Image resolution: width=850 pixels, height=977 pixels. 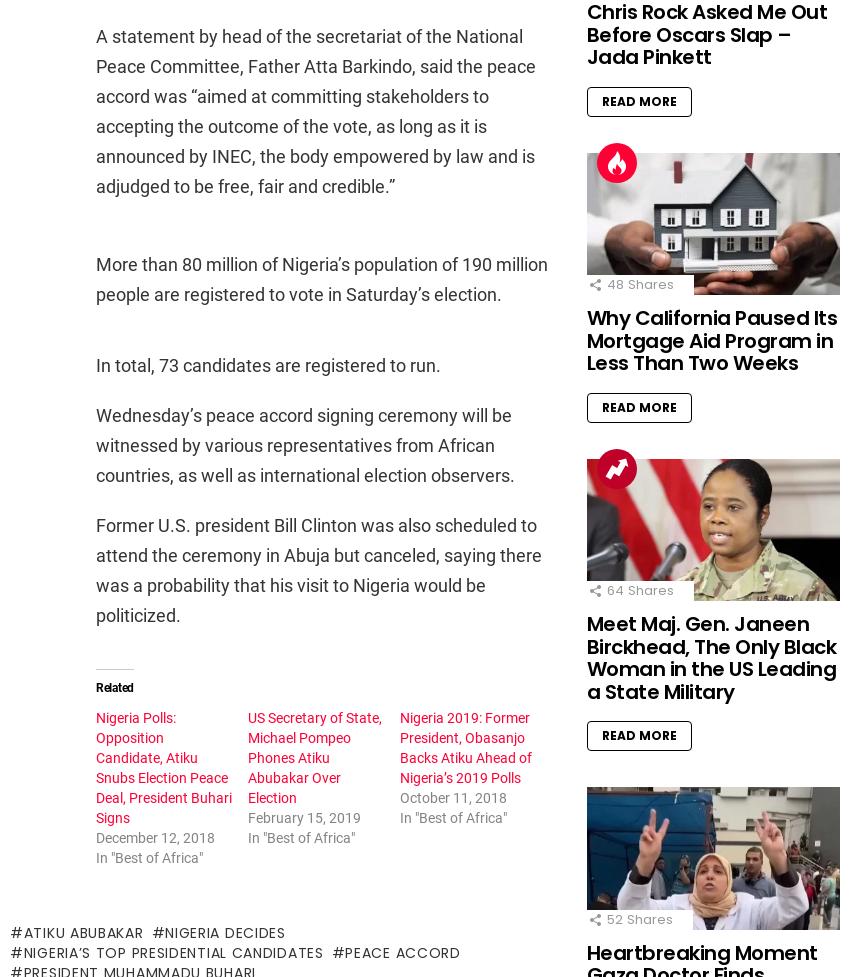 I want to click on 'Related', so click(x=113, y=688).